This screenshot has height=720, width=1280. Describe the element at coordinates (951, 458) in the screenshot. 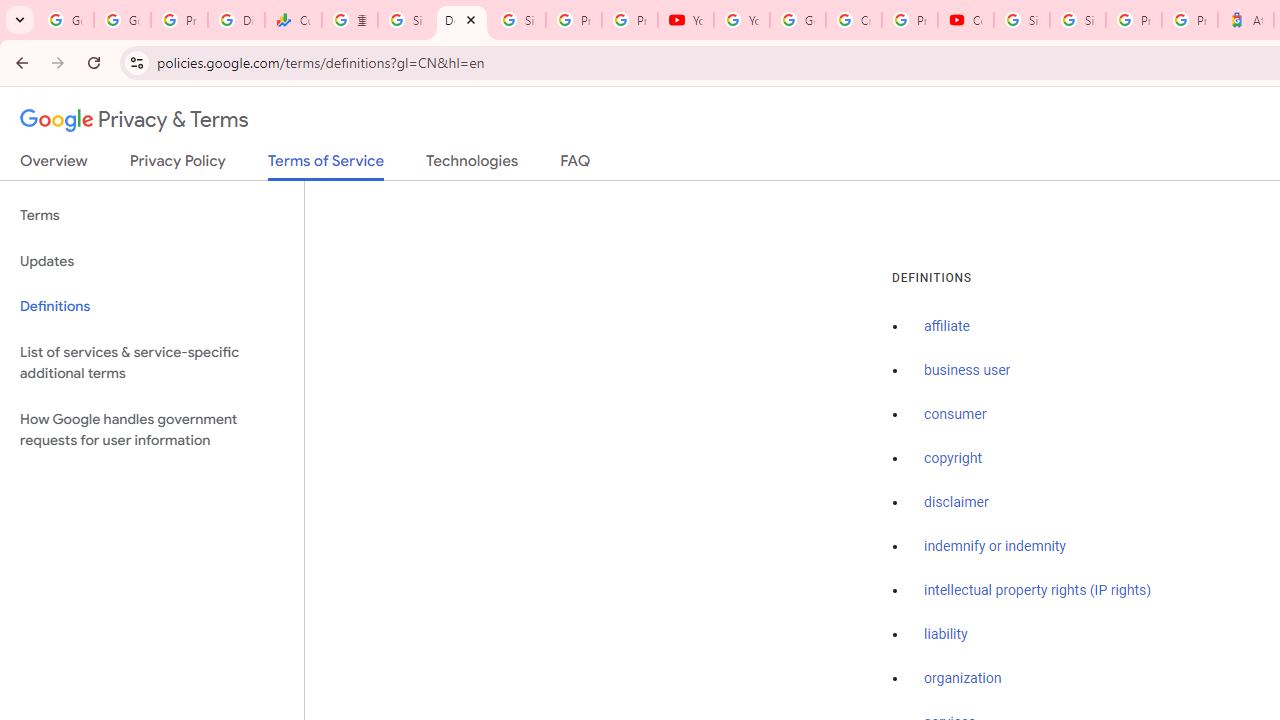

I see `'copyright'` at that location.